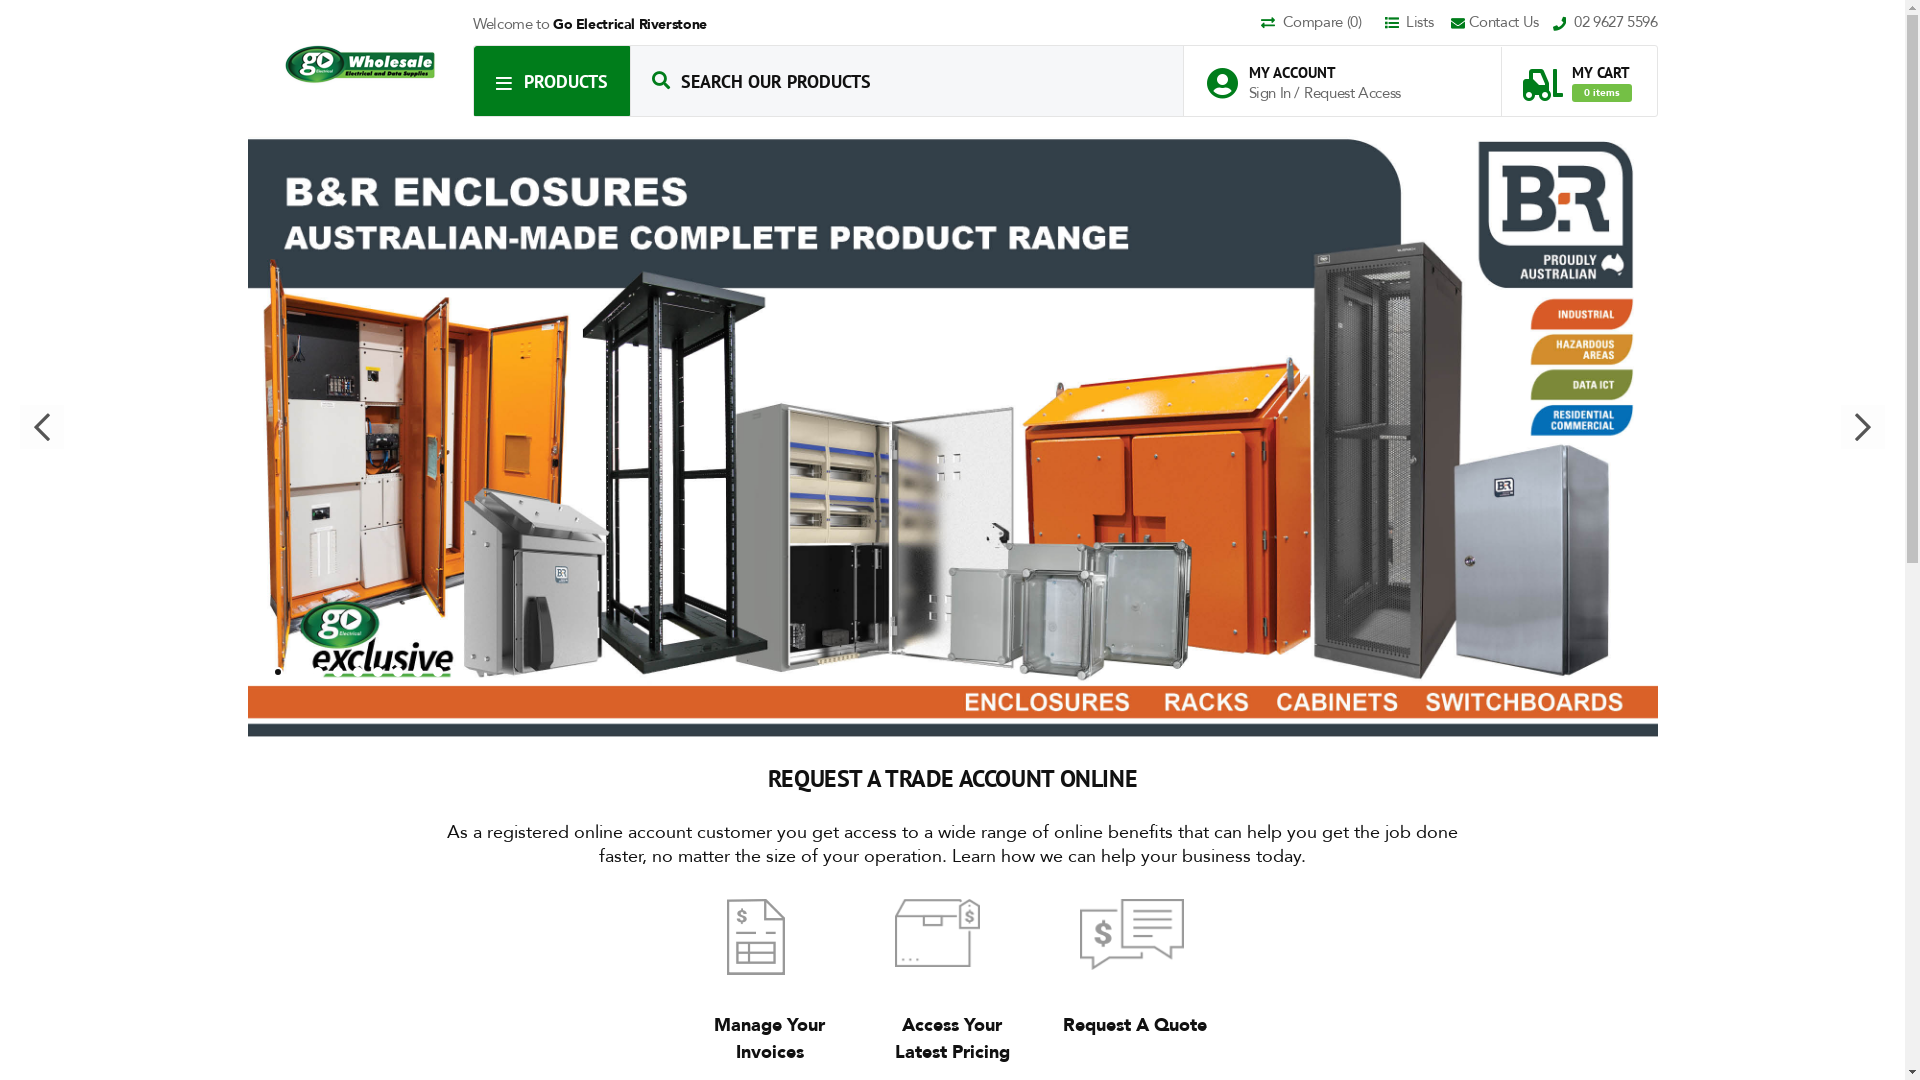  Describe the element at coordinates (315, 671) in the screenshot. I see `'4'` at that location.